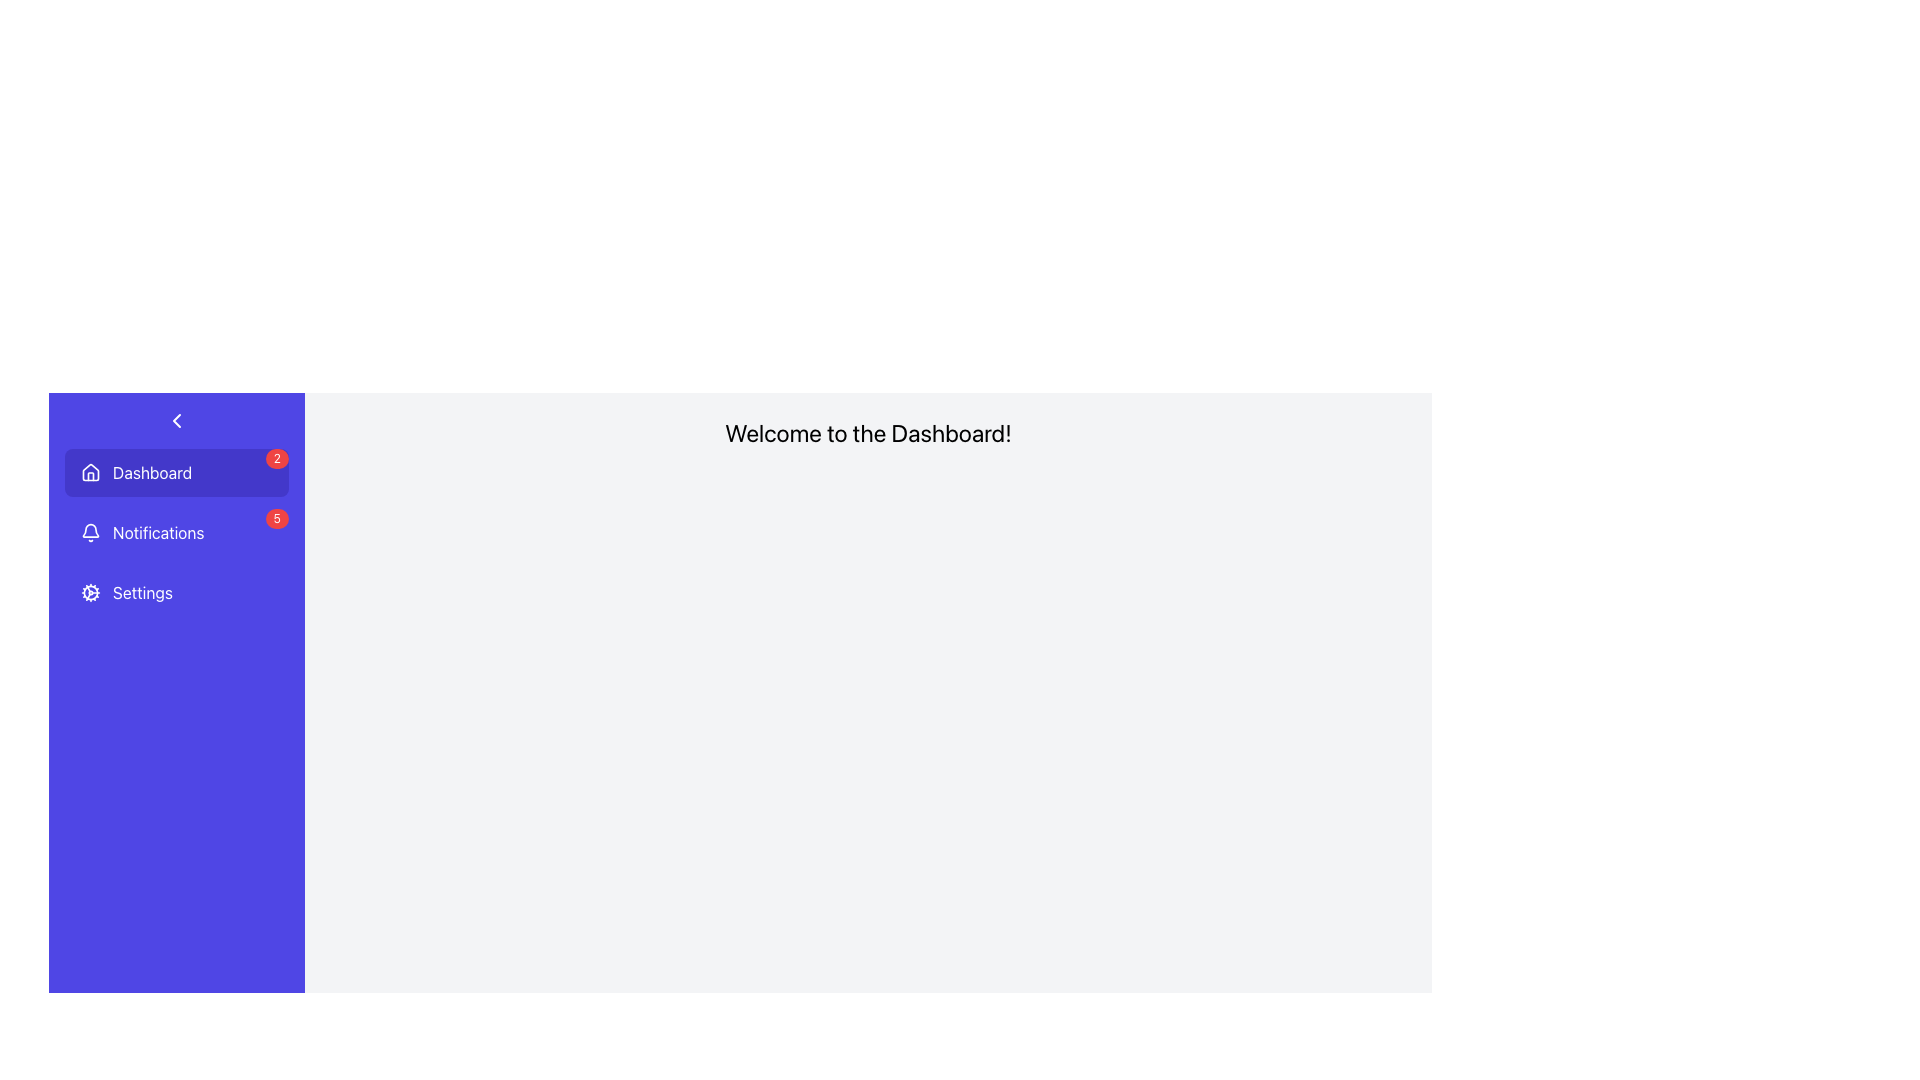 The width and height of the screenshot is (1920, 1080). What do you see at coordinates (90, 592) in the screenshot?
I see `the 'Settings' icon located in the left-side navigation panel` at bounding box center [90, 592].